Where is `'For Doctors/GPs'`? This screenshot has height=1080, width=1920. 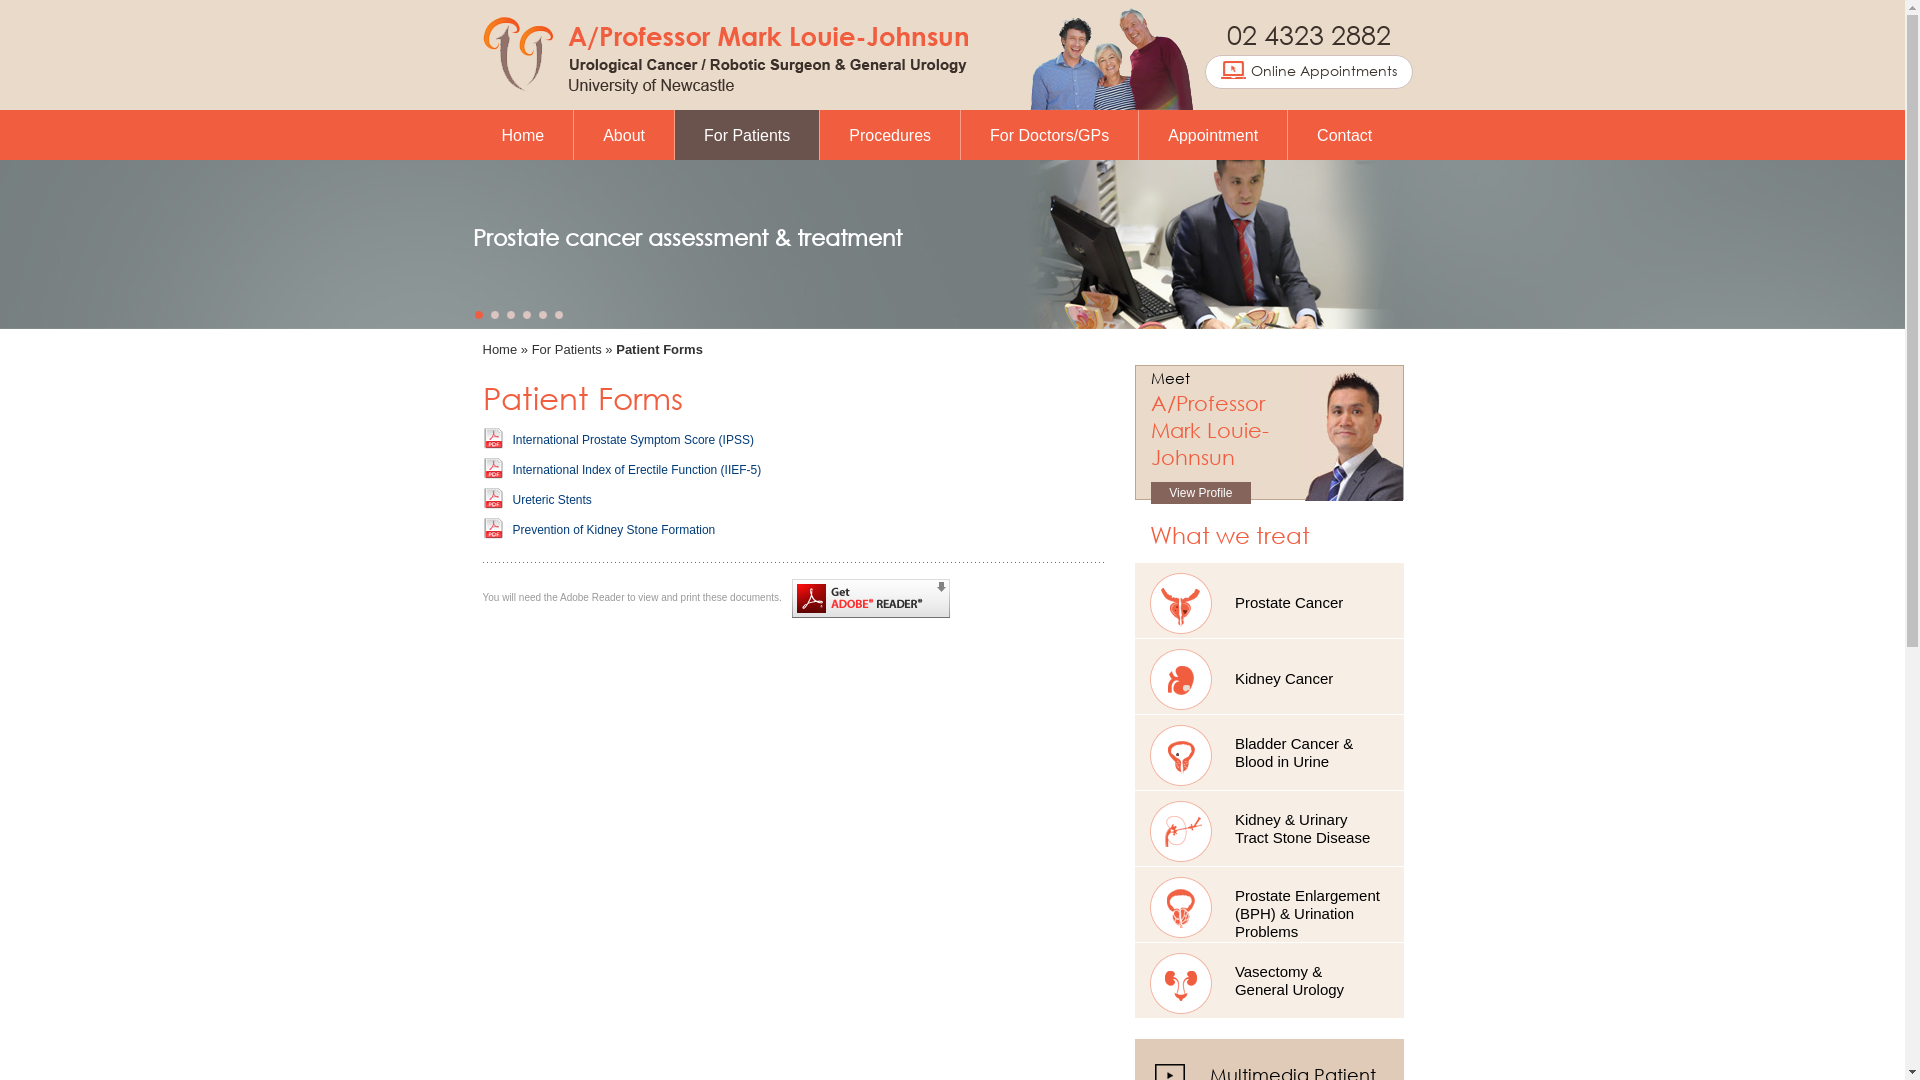
'For Doctors/GPs' is located at coordinates (1048, 135).